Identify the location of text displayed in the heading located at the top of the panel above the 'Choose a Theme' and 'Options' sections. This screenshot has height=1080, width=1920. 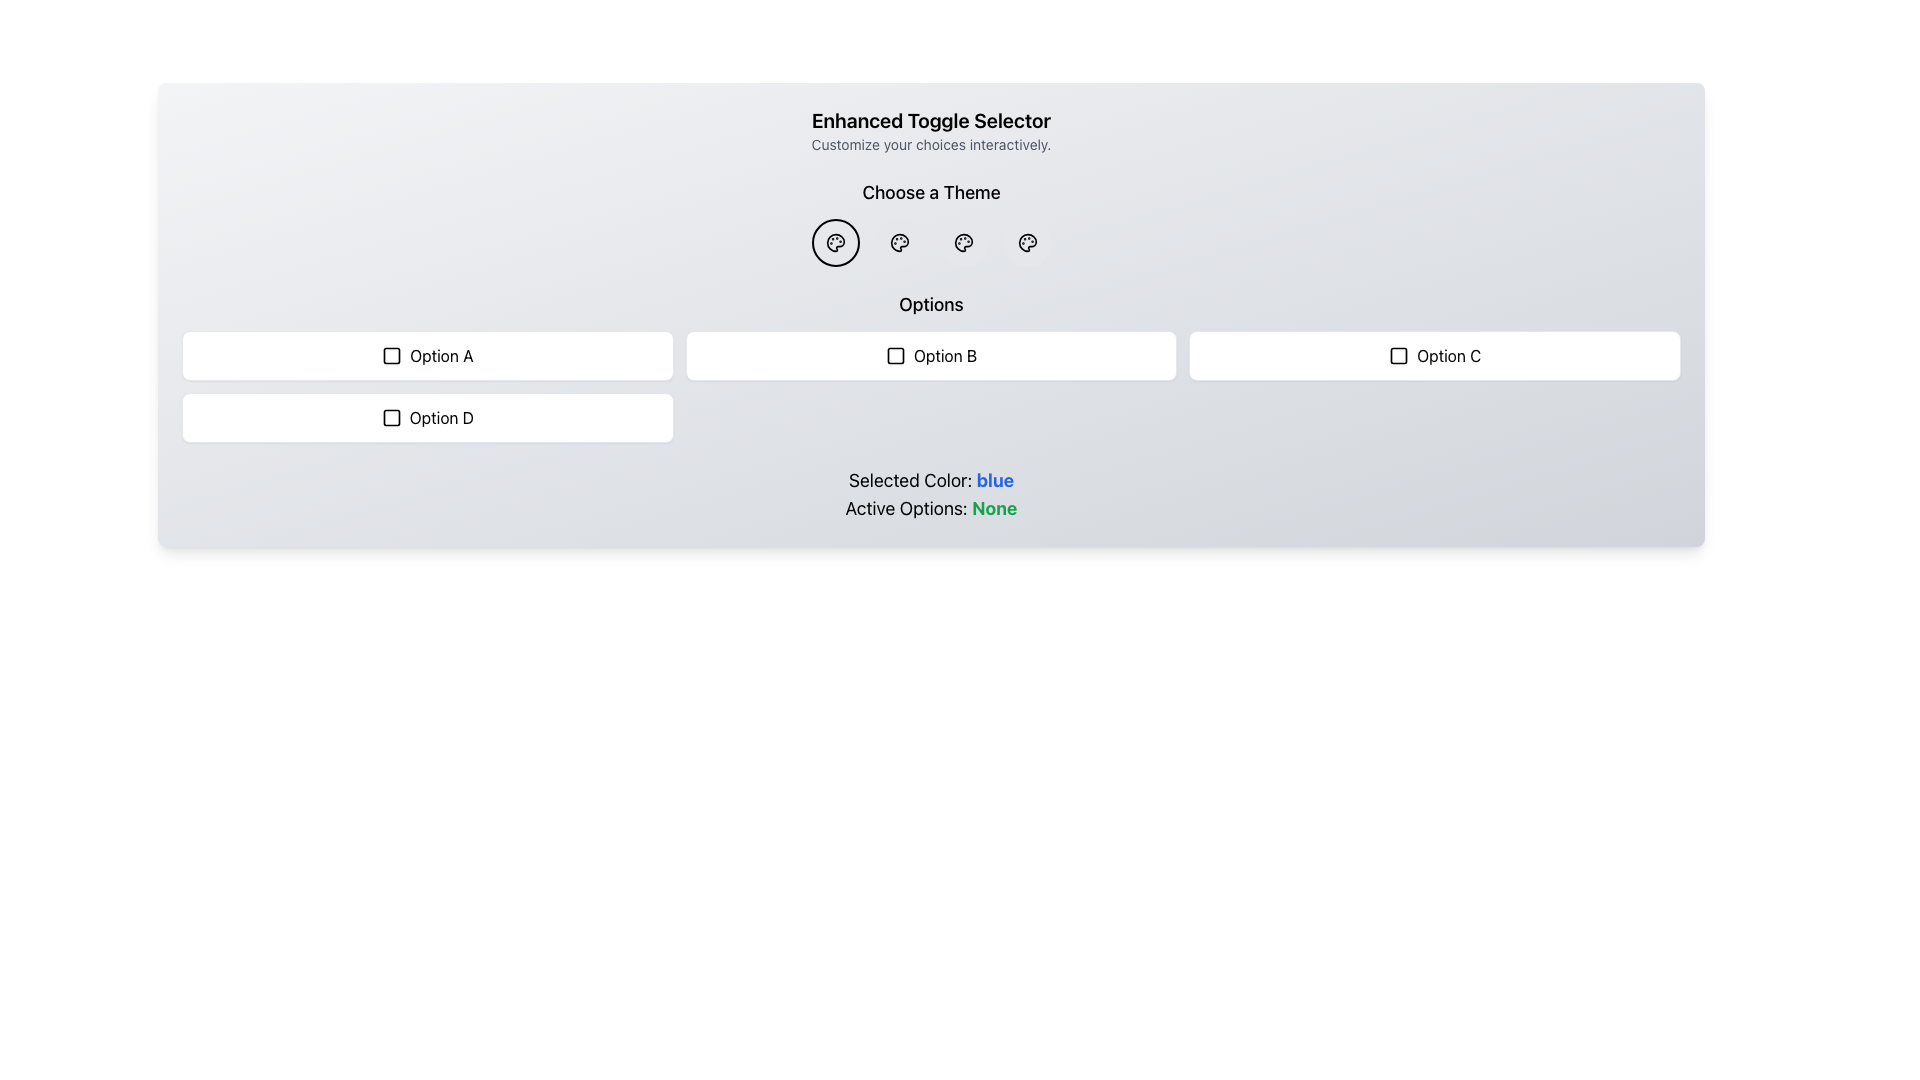
(930, 131).